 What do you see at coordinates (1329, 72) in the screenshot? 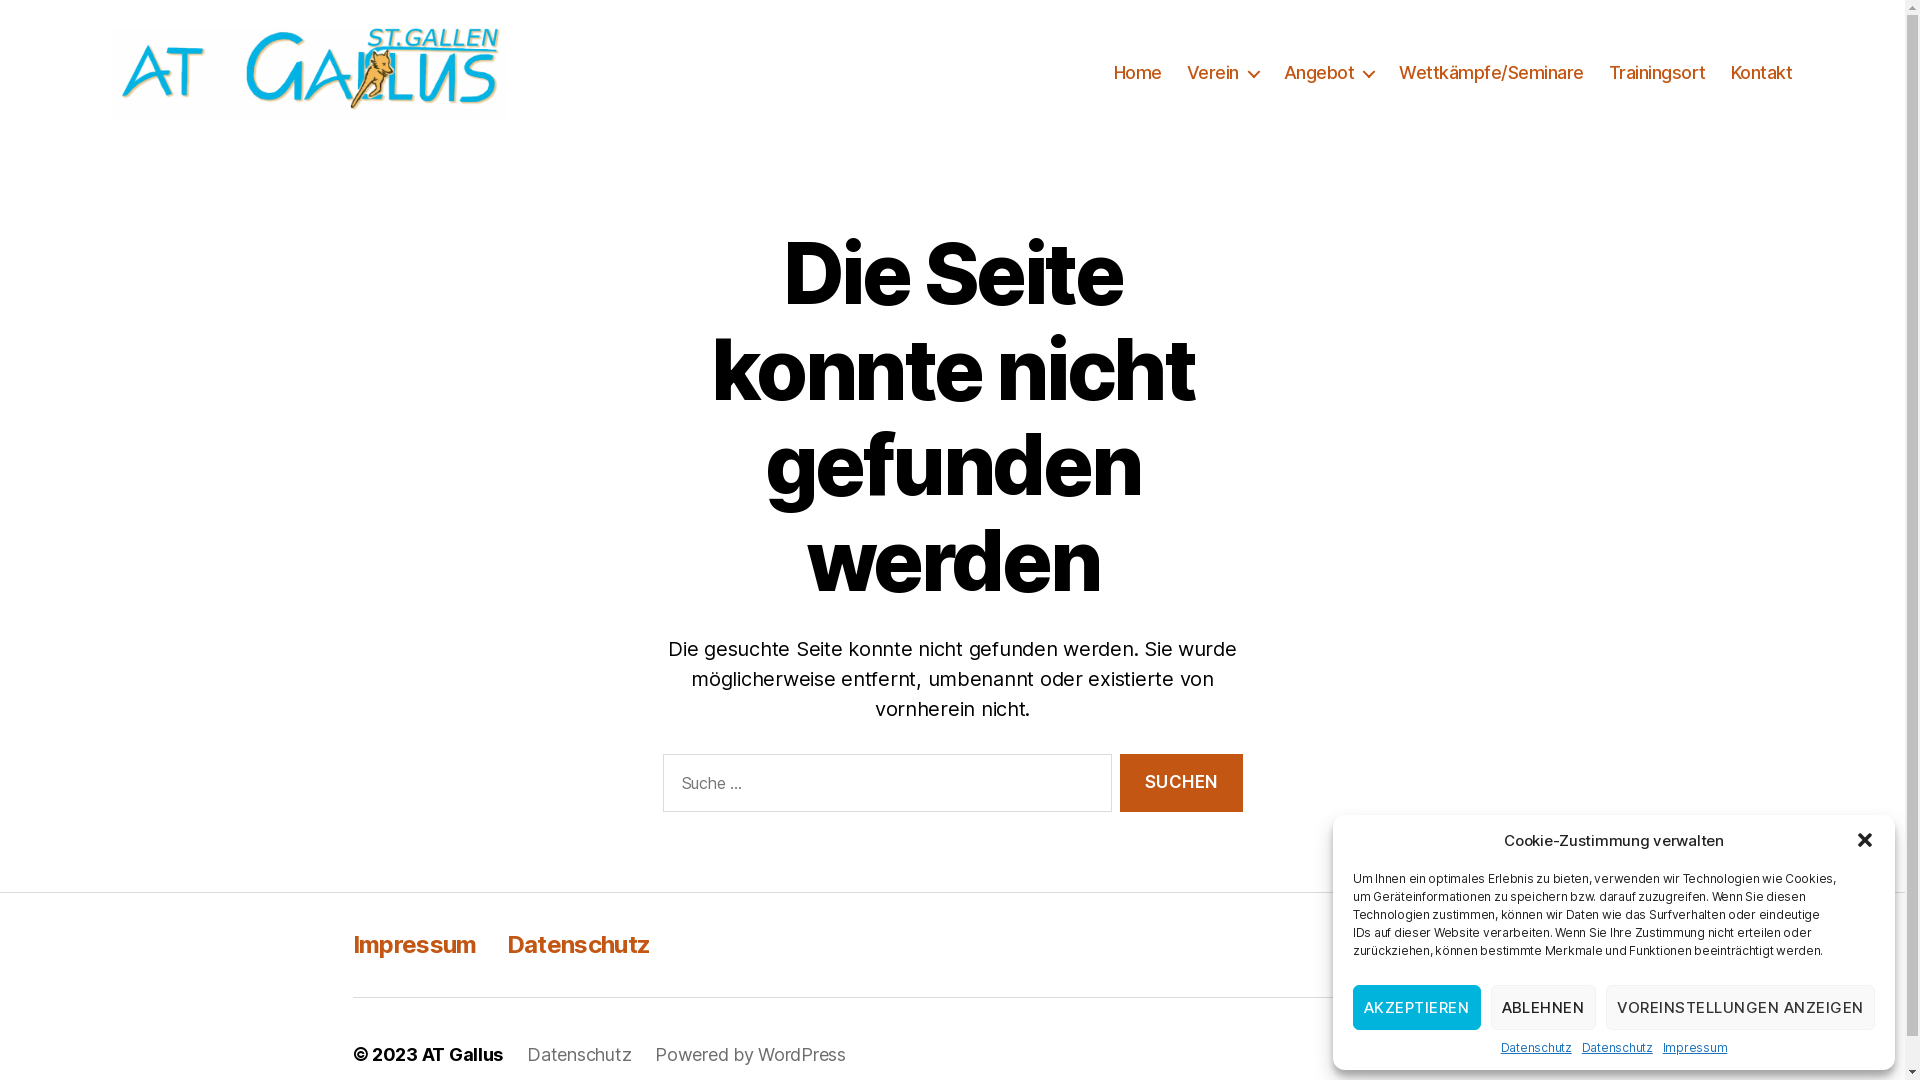
I see `'Angebot'` at bounding box center [1329, 72].